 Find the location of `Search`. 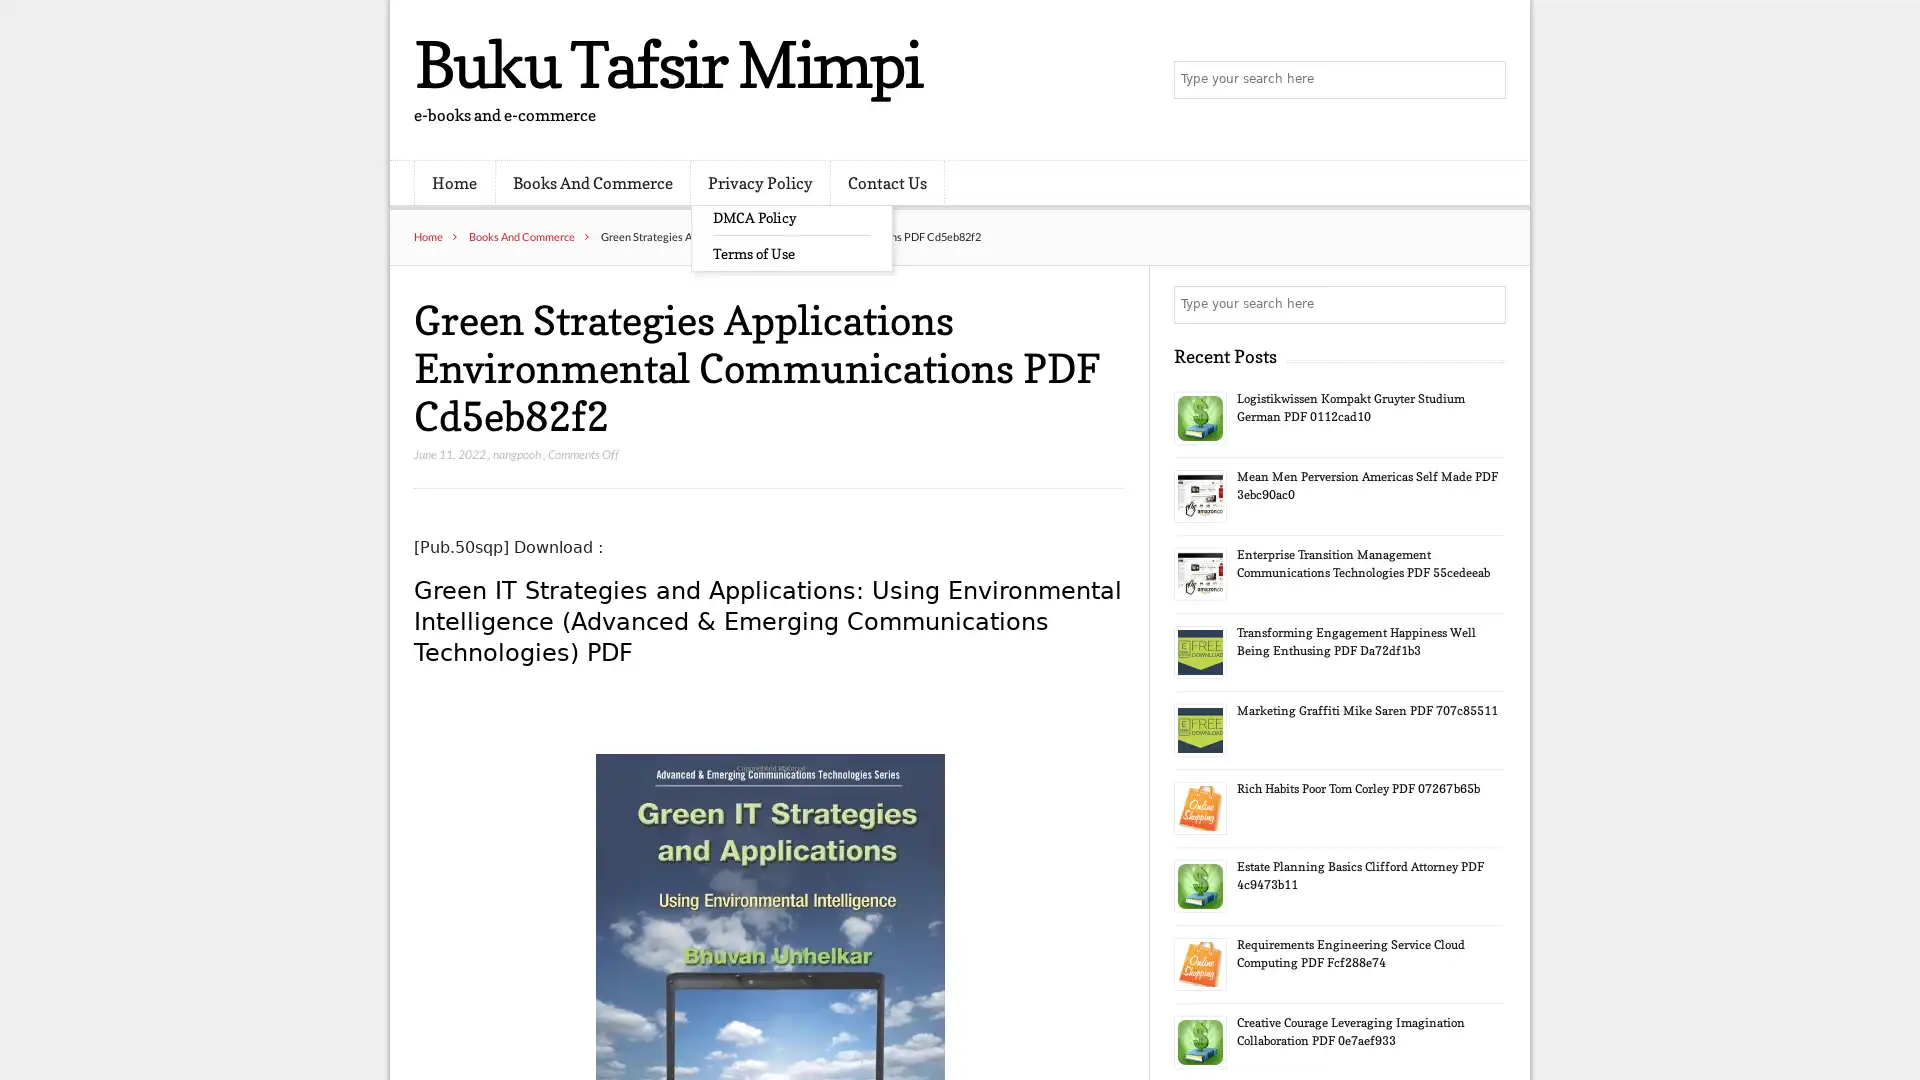

Search is located at coordinates (1485, 304).